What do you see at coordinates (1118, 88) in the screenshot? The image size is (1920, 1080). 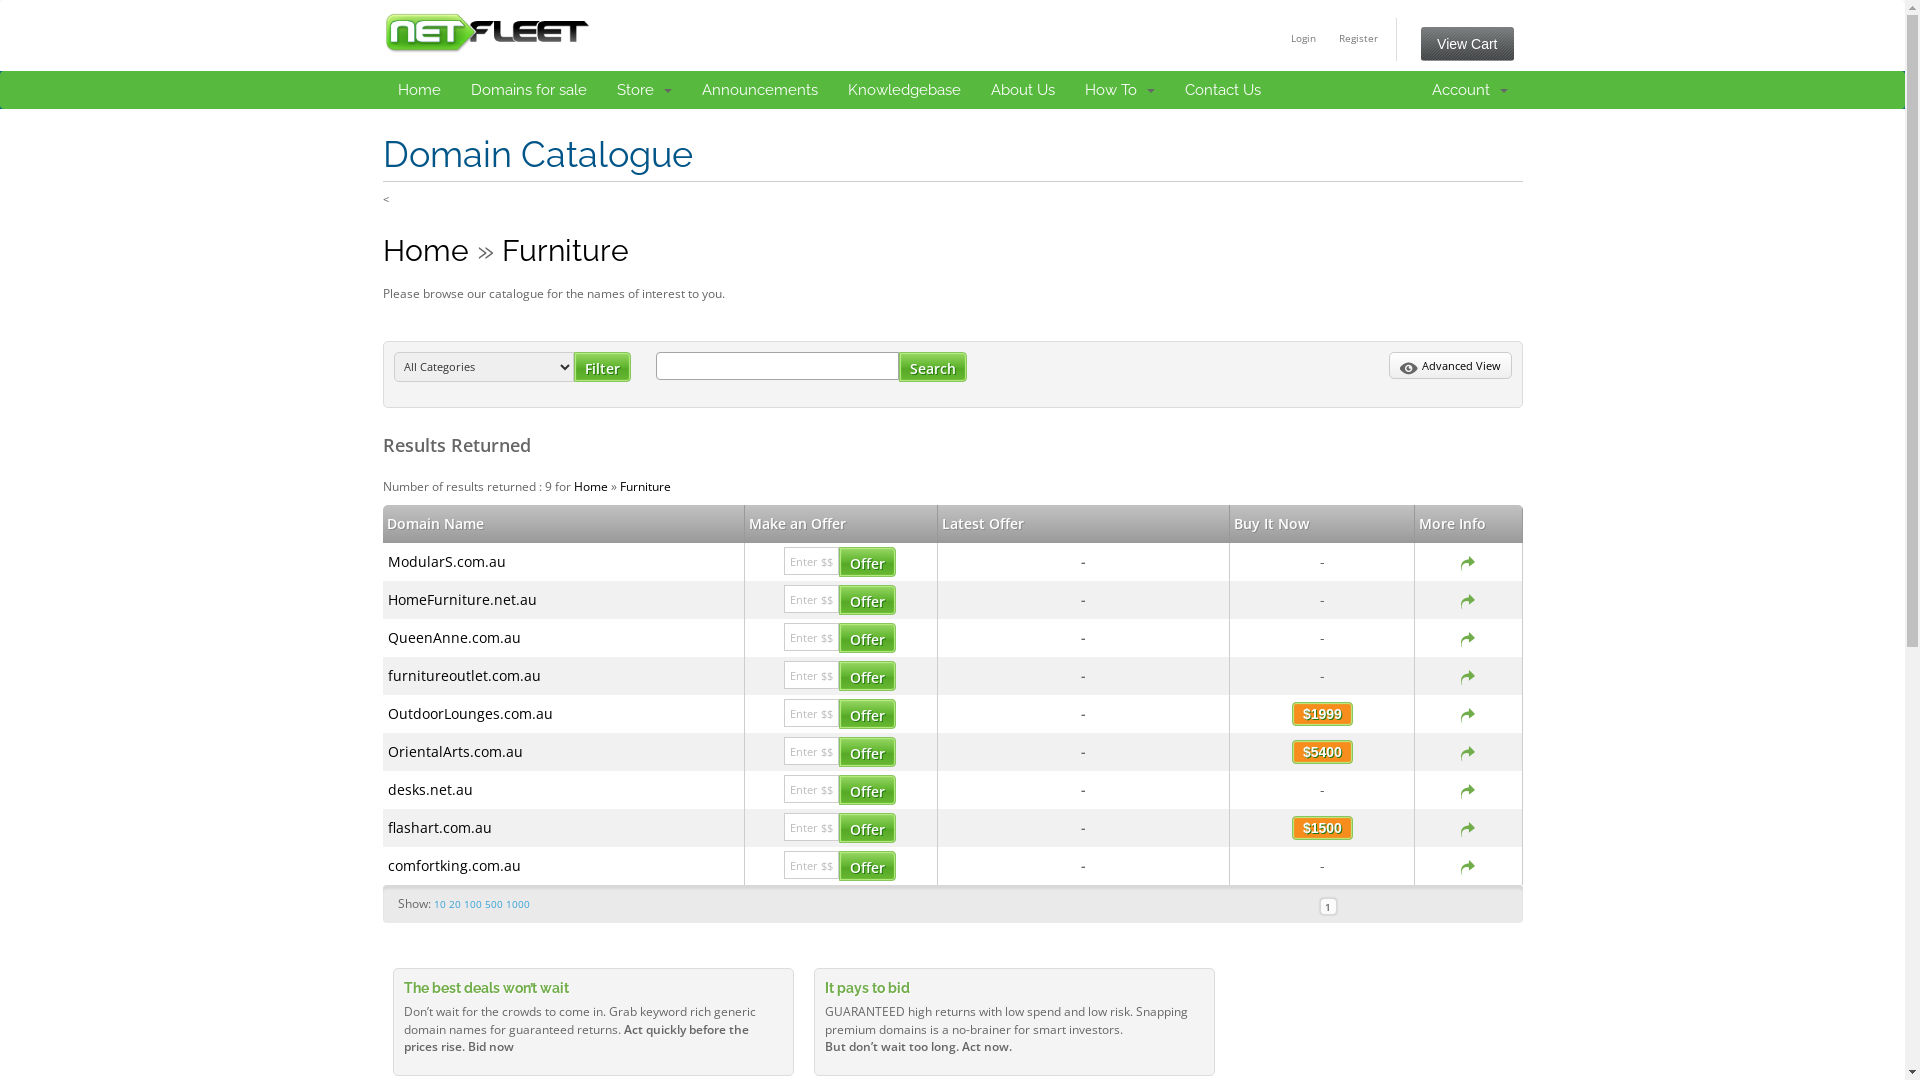 I see `'How To  '` at bounding box center [1118, 88].